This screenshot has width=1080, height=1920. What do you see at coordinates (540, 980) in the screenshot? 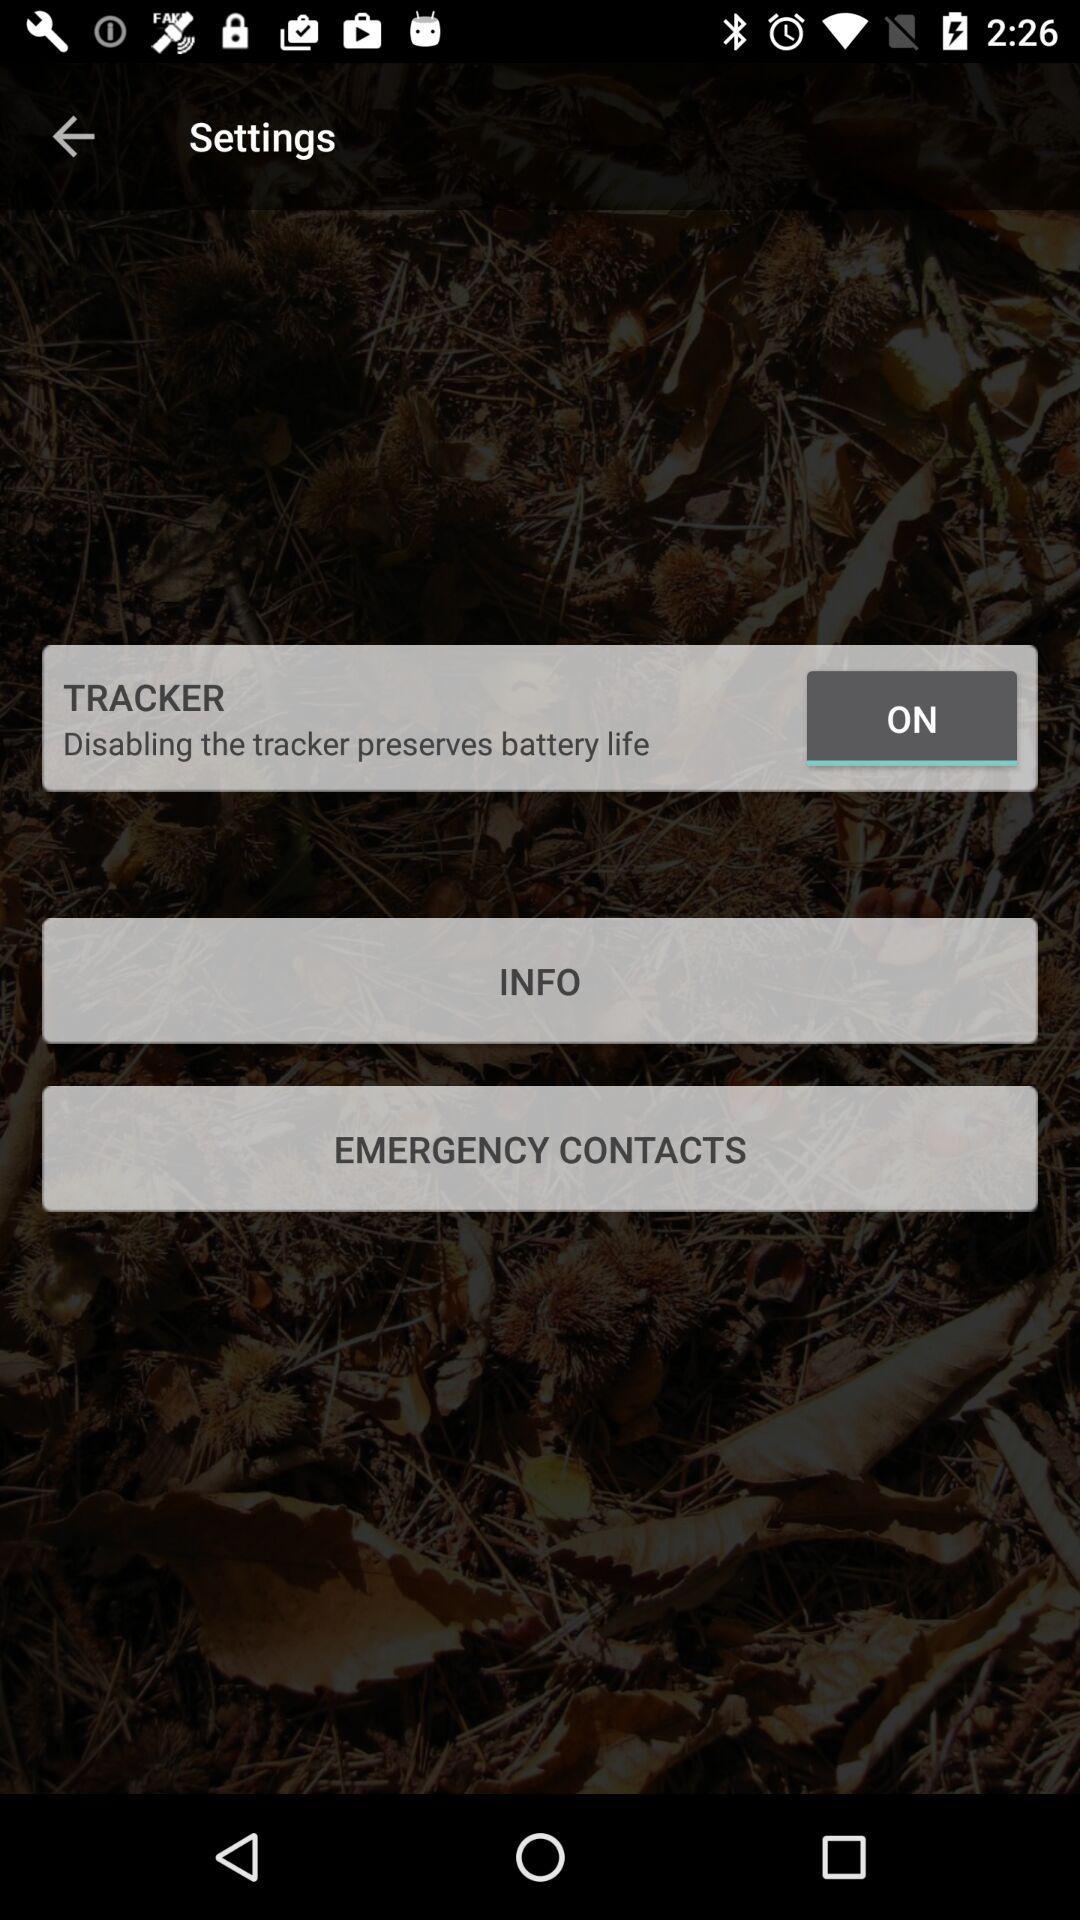
I see `the info item` at bounding box center [540, 980].